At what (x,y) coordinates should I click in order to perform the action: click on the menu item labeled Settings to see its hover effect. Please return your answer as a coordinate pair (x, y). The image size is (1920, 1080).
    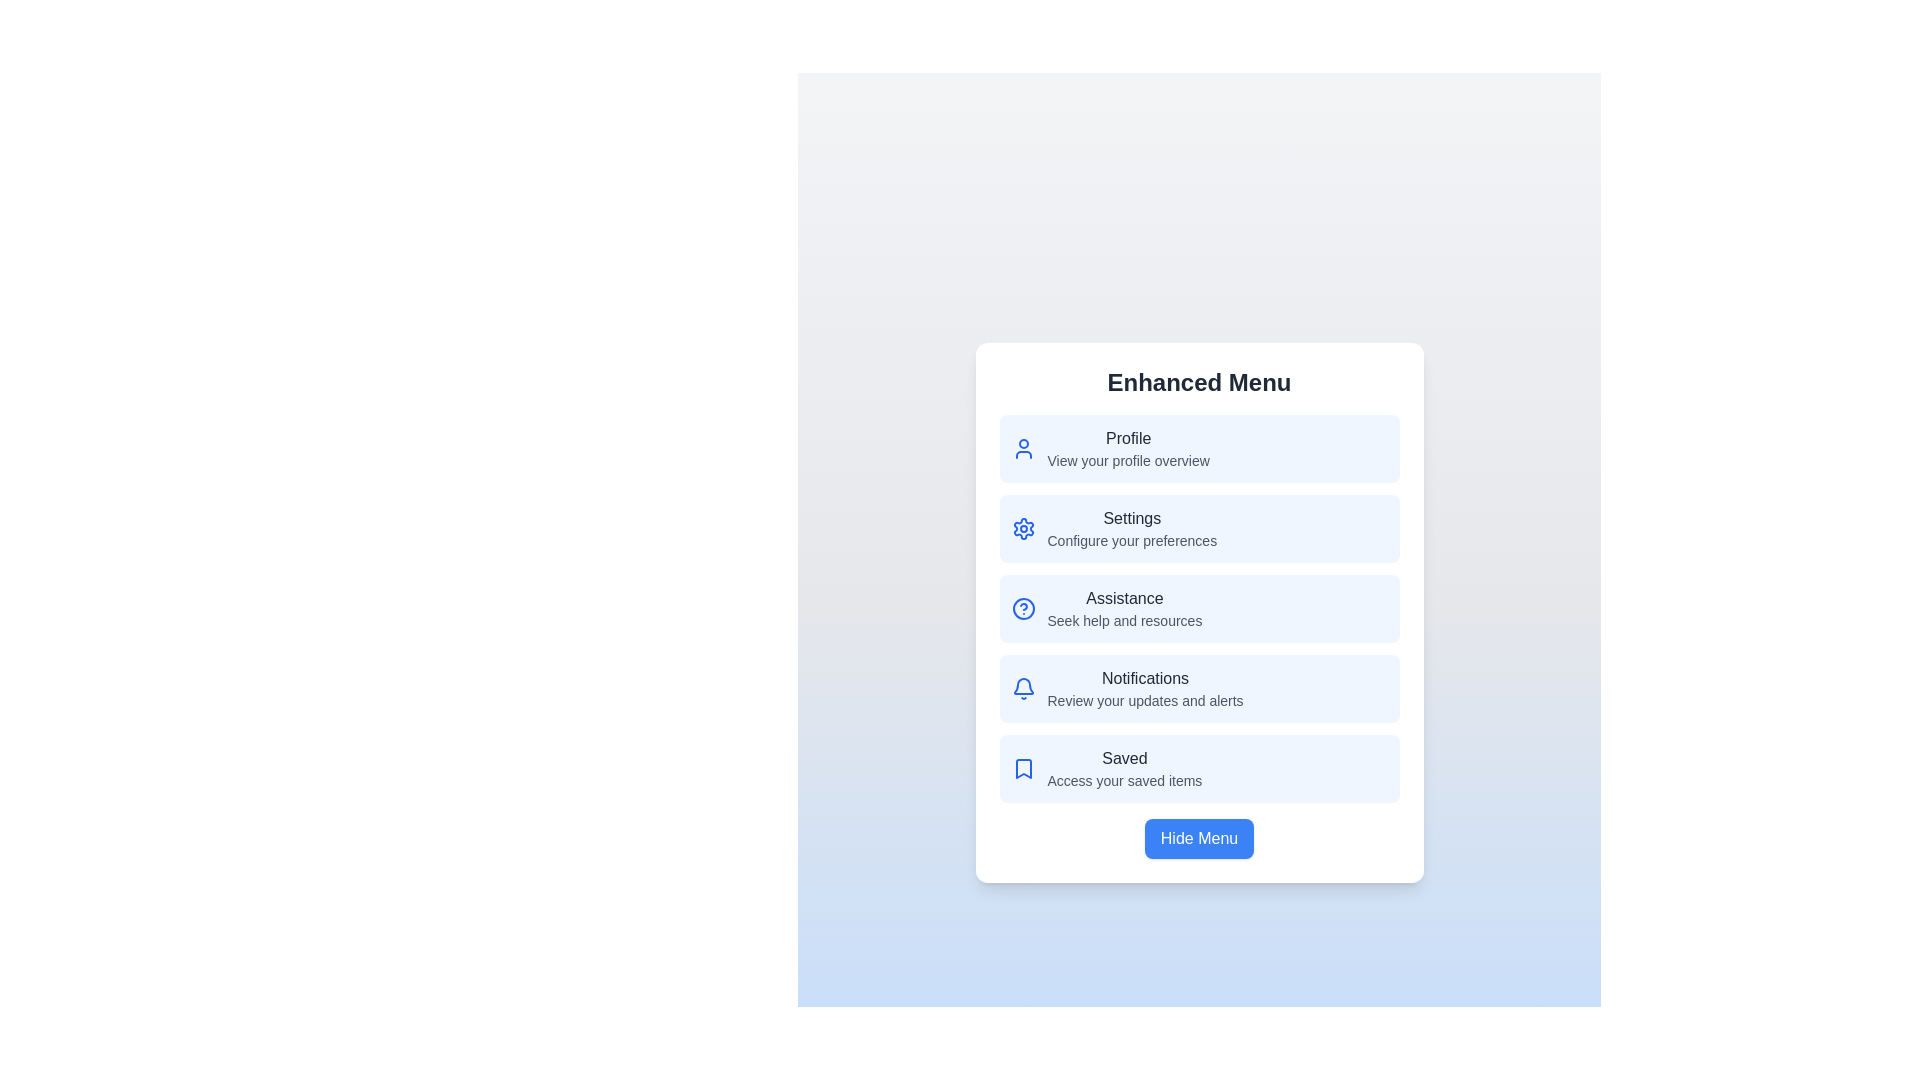
    Looking at the image, I should click on (1199, 527).